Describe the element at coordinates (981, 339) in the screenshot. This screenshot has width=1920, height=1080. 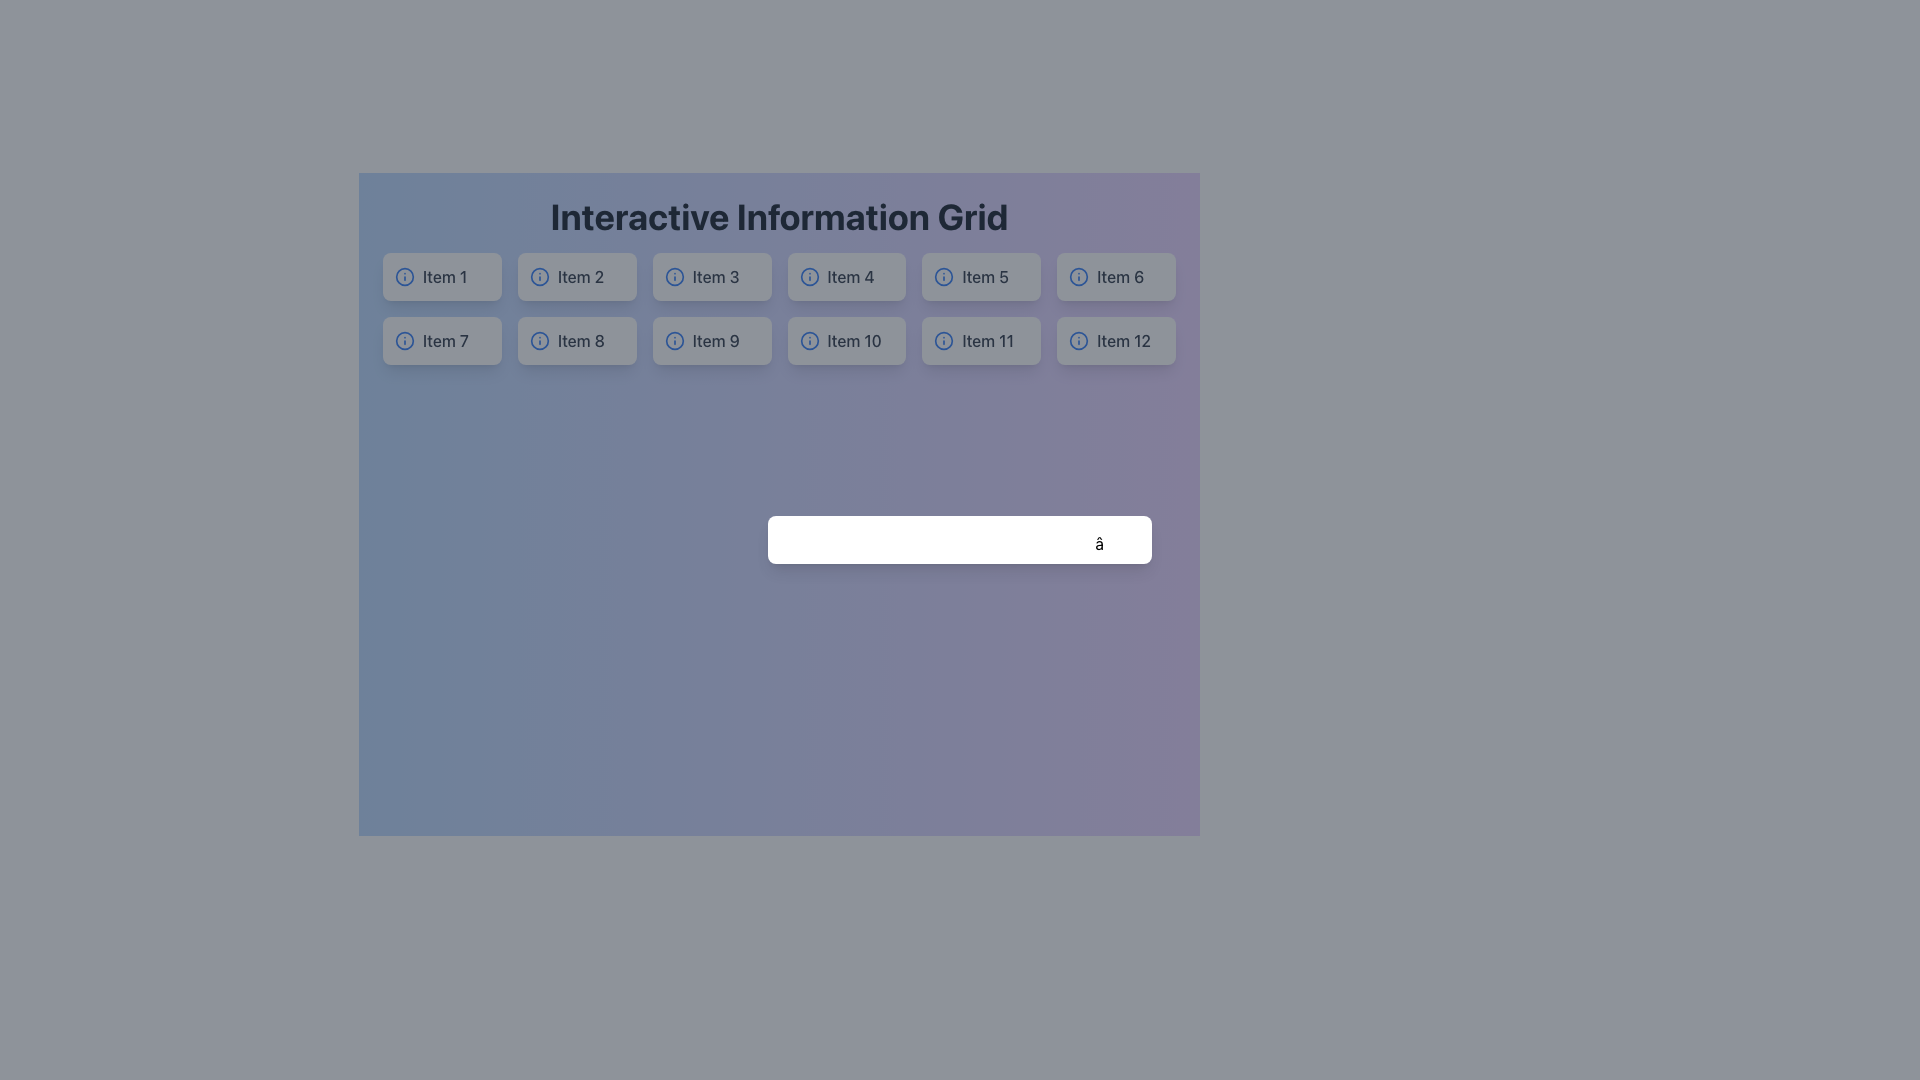
I see `the Label with Icon that features a circular blue 'i' symbol and the text 'Item 11' in medium gray, located in the second row of a grid, second from the left` at that location.